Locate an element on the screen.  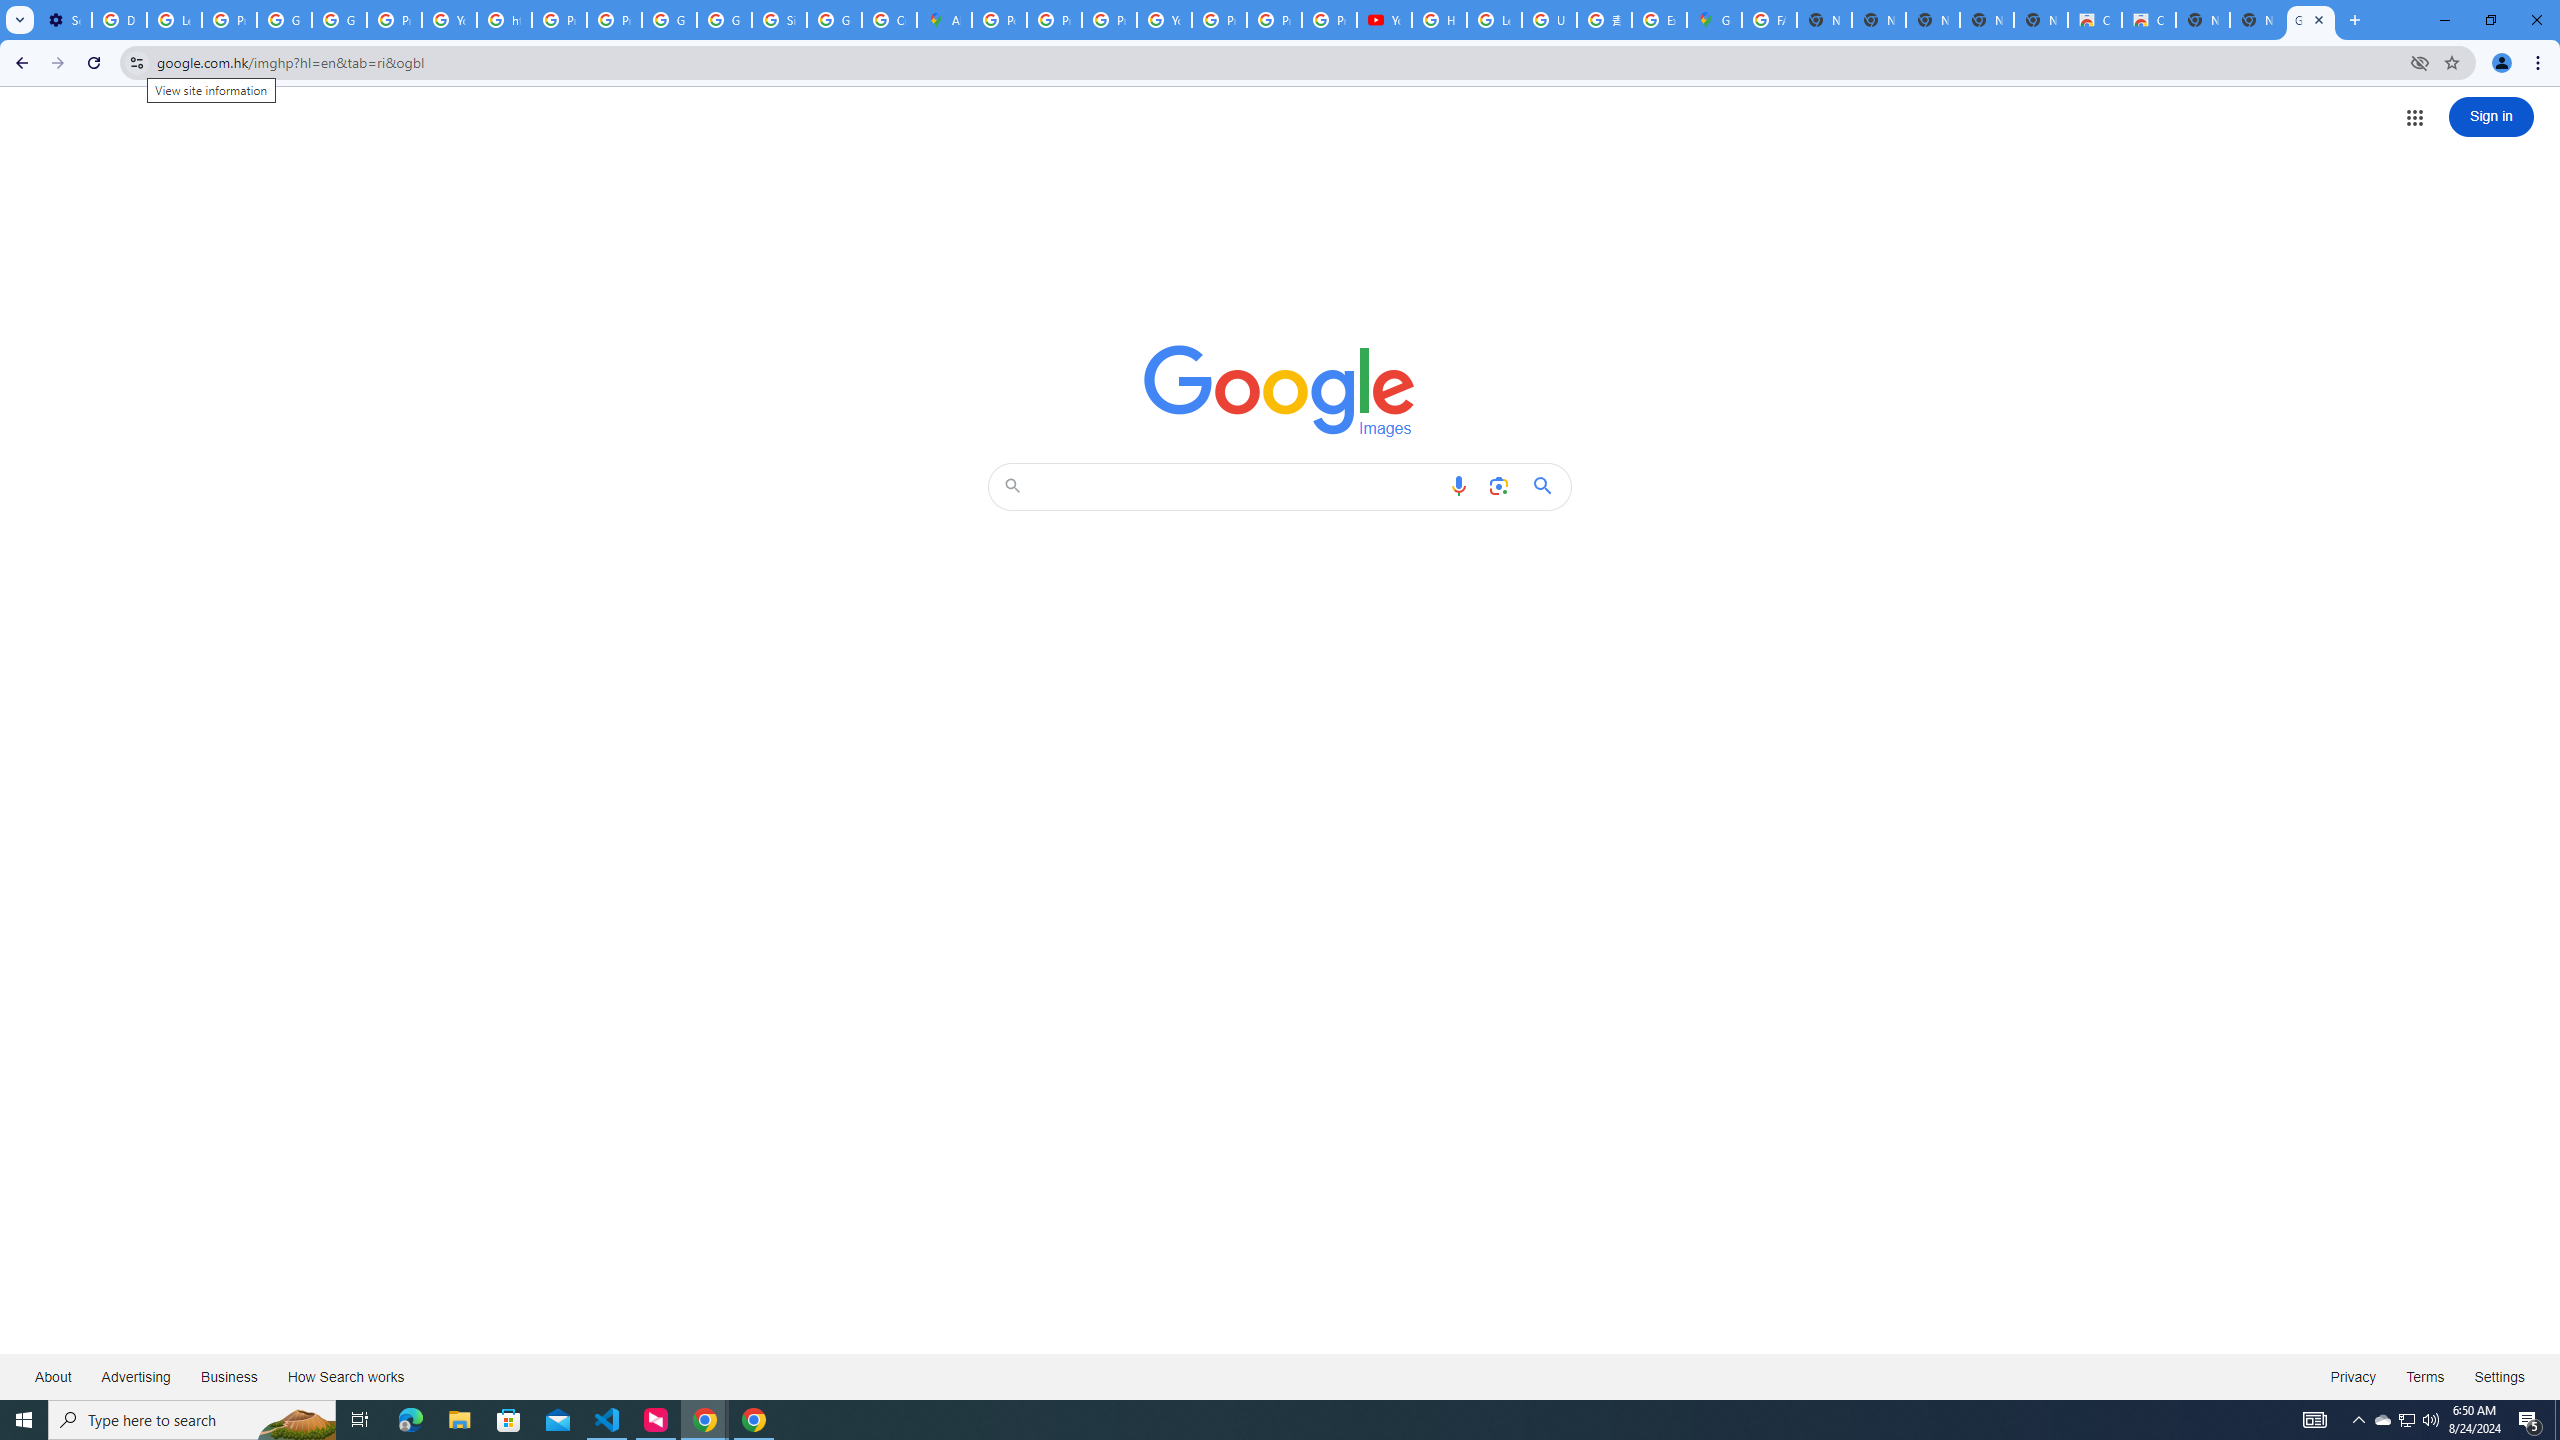
'Policy Accountability and Transparency - Transparency Center' is located at coordinates (998, 19).